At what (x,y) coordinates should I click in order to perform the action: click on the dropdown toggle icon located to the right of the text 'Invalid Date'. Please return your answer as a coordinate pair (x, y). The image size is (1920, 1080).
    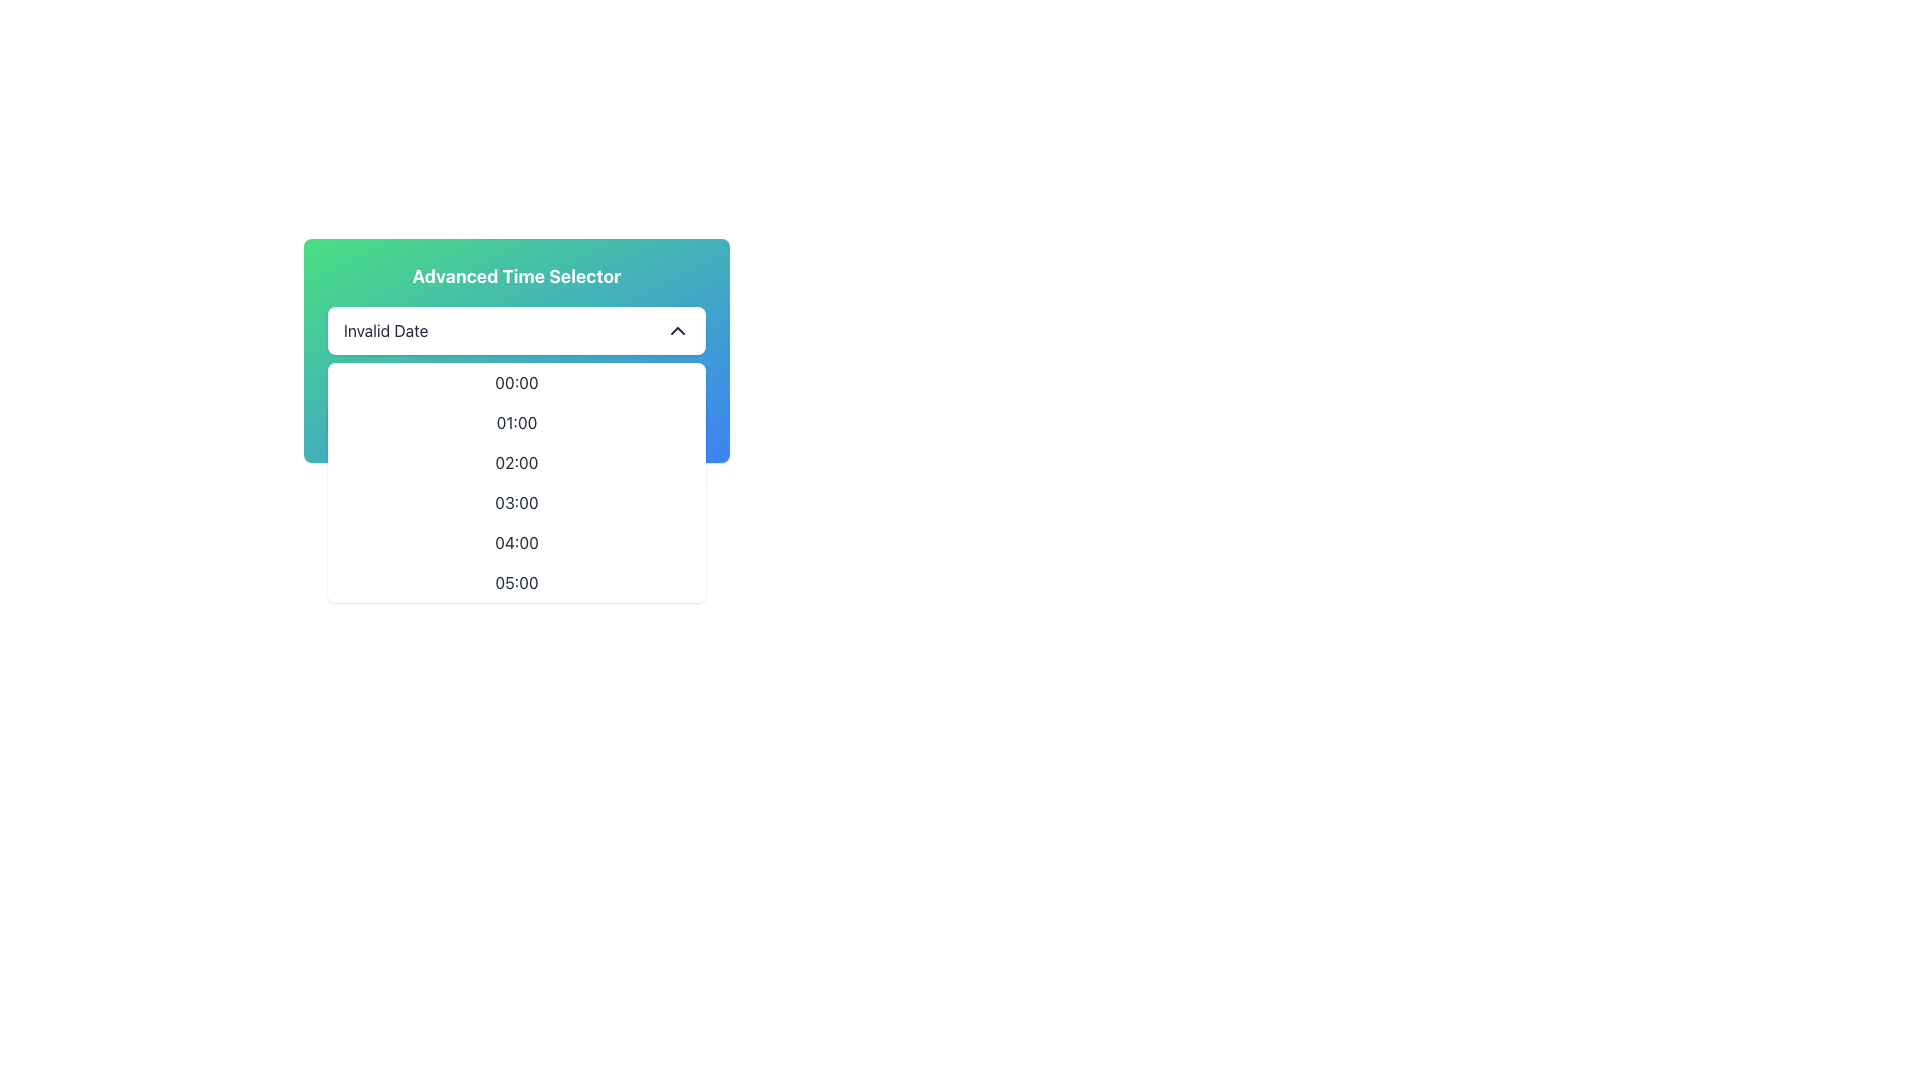
    Looking at the image, I should click on (677, 330).